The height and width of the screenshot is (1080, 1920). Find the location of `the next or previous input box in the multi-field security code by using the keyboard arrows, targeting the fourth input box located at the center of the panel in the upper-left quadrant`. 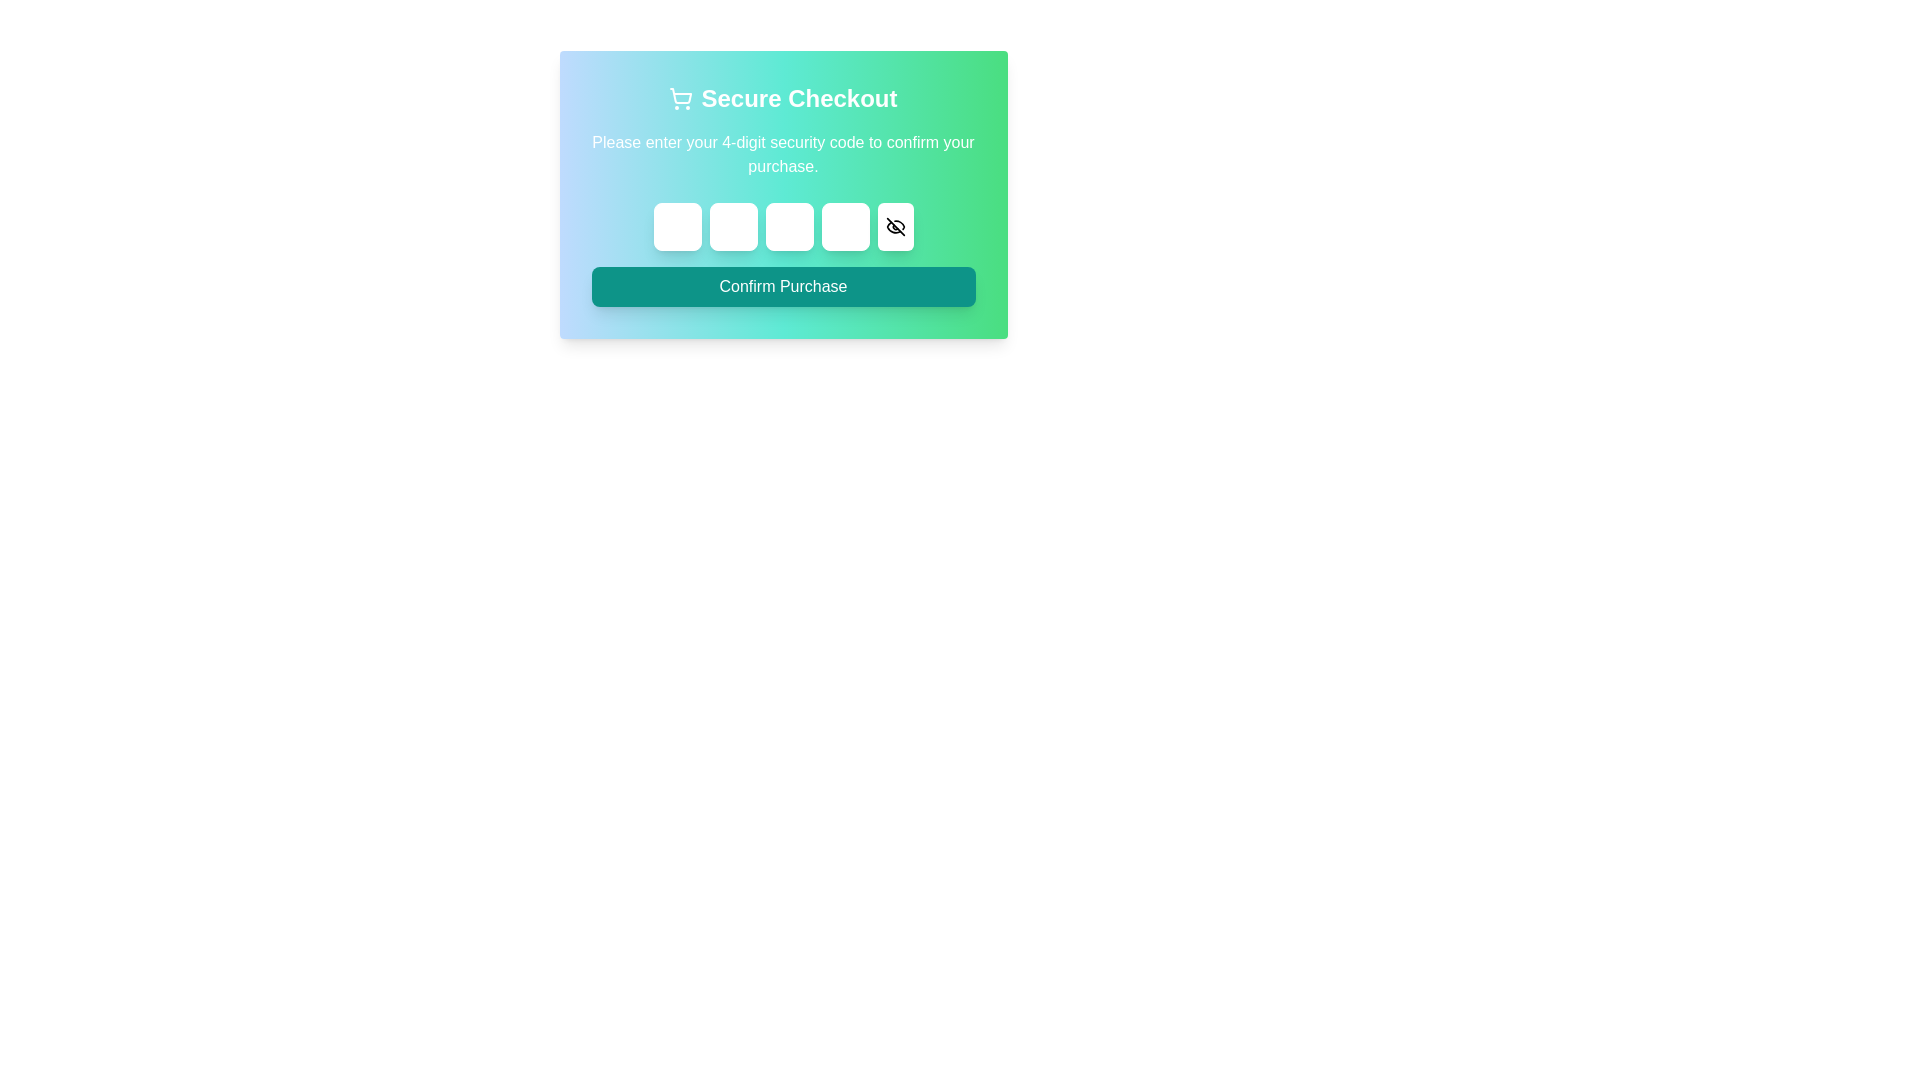

the next or previous input box in the multi-field security code by using the keyboard arrows, targeting the fourth input box located at the center of the panel in the upper-left quadrant is located at coordinates (845, 226).